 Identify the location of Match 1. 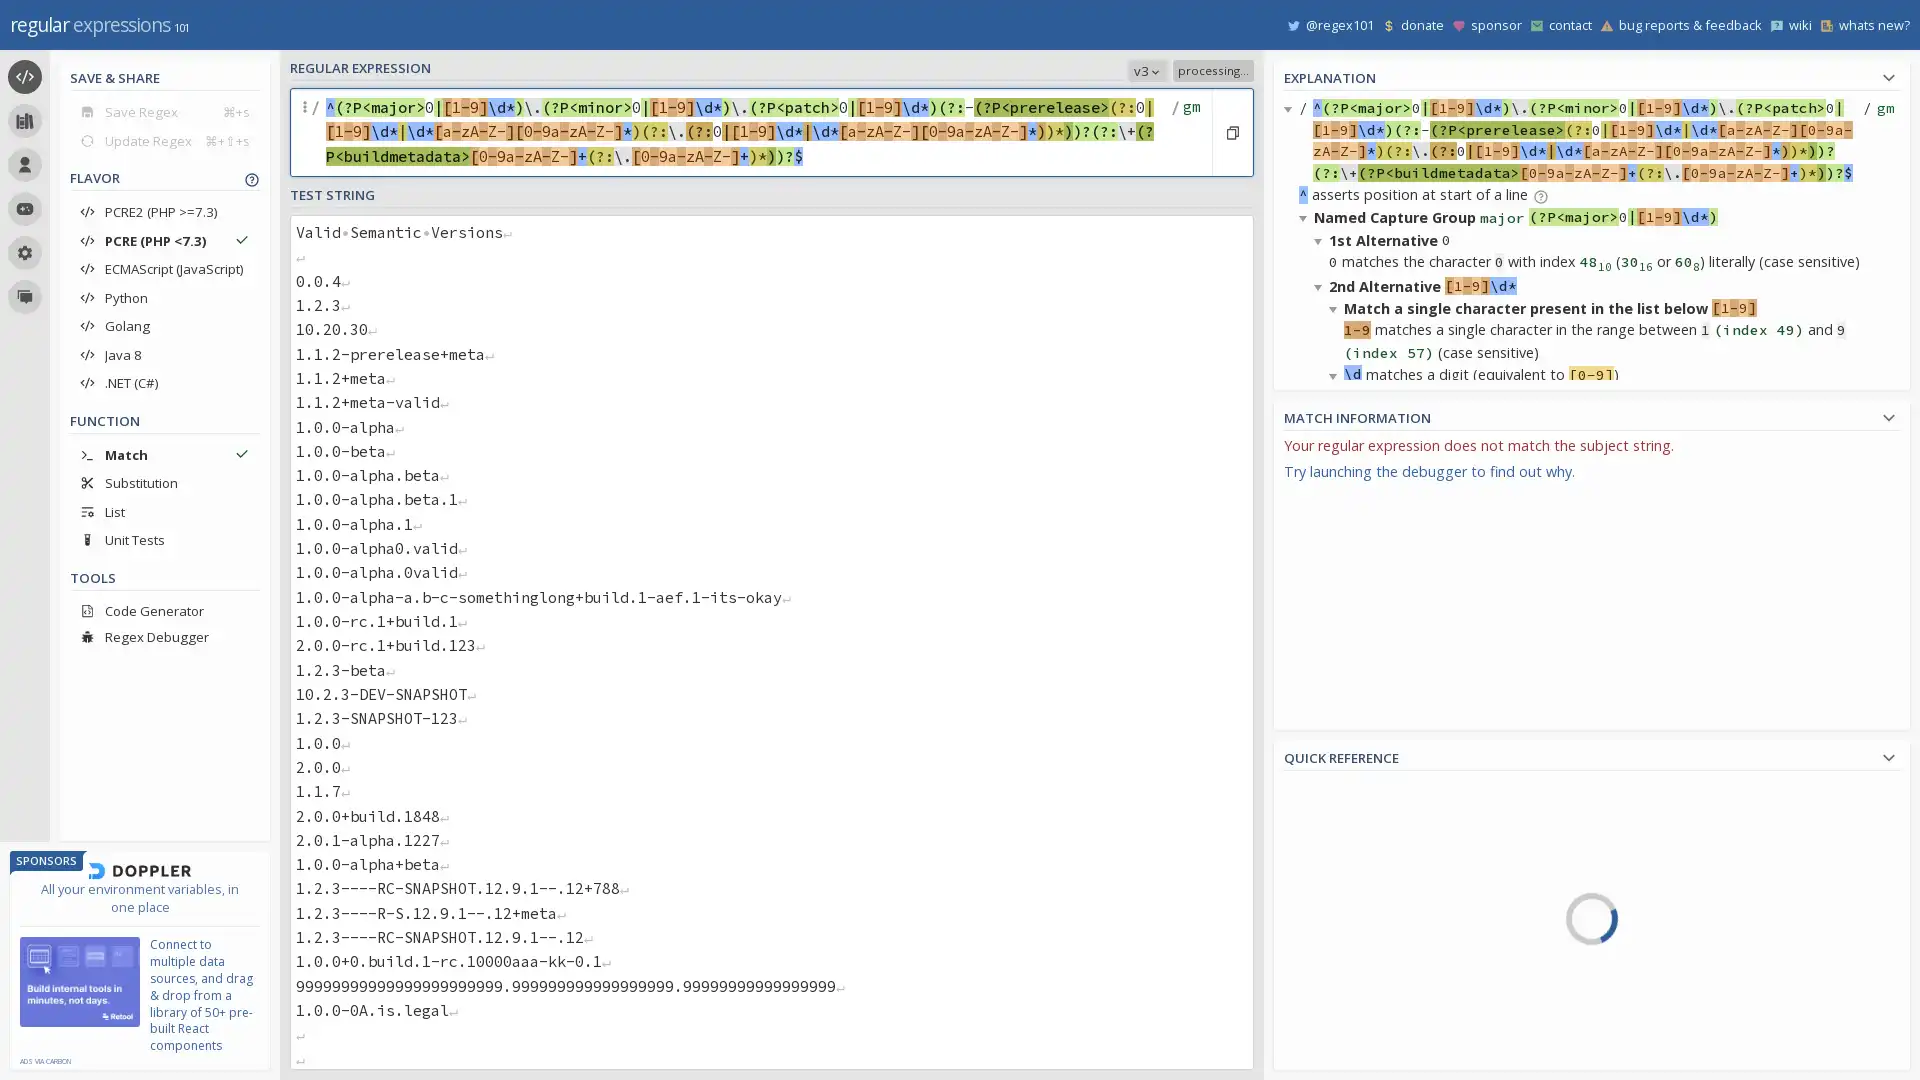
(1337, 459).